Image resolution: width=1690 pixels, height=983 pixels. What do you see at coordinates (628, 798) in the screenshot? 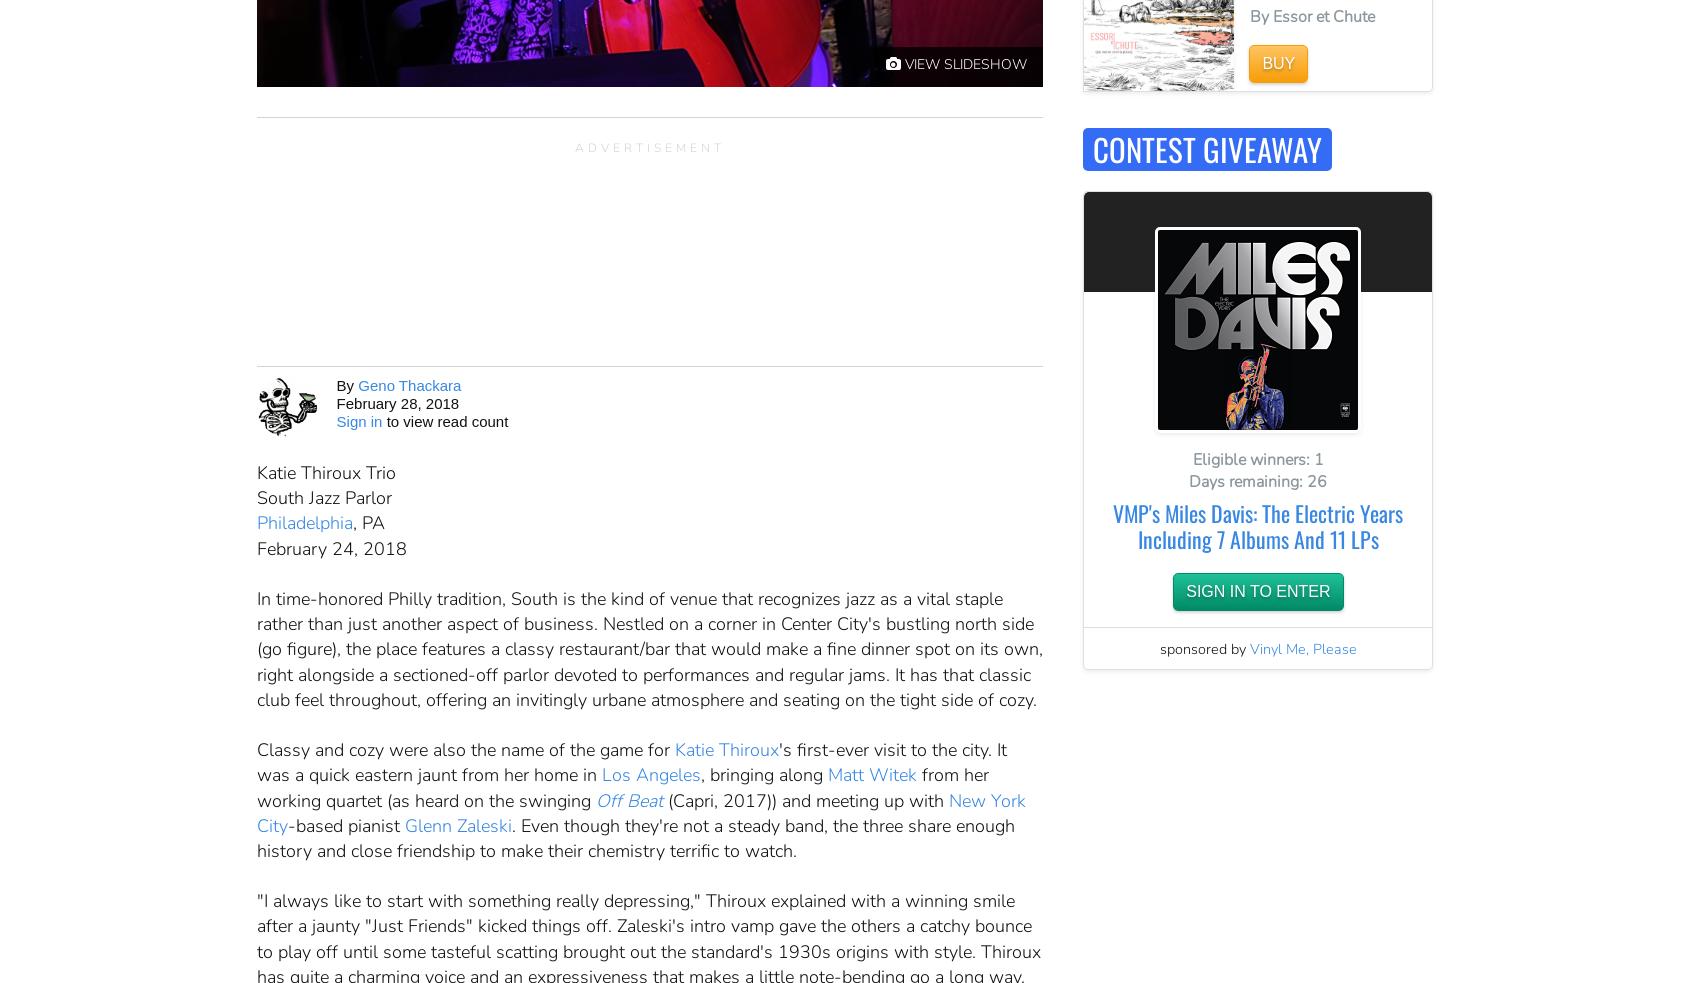
I see `'Off Beat'` at bounding box center [628, 798].